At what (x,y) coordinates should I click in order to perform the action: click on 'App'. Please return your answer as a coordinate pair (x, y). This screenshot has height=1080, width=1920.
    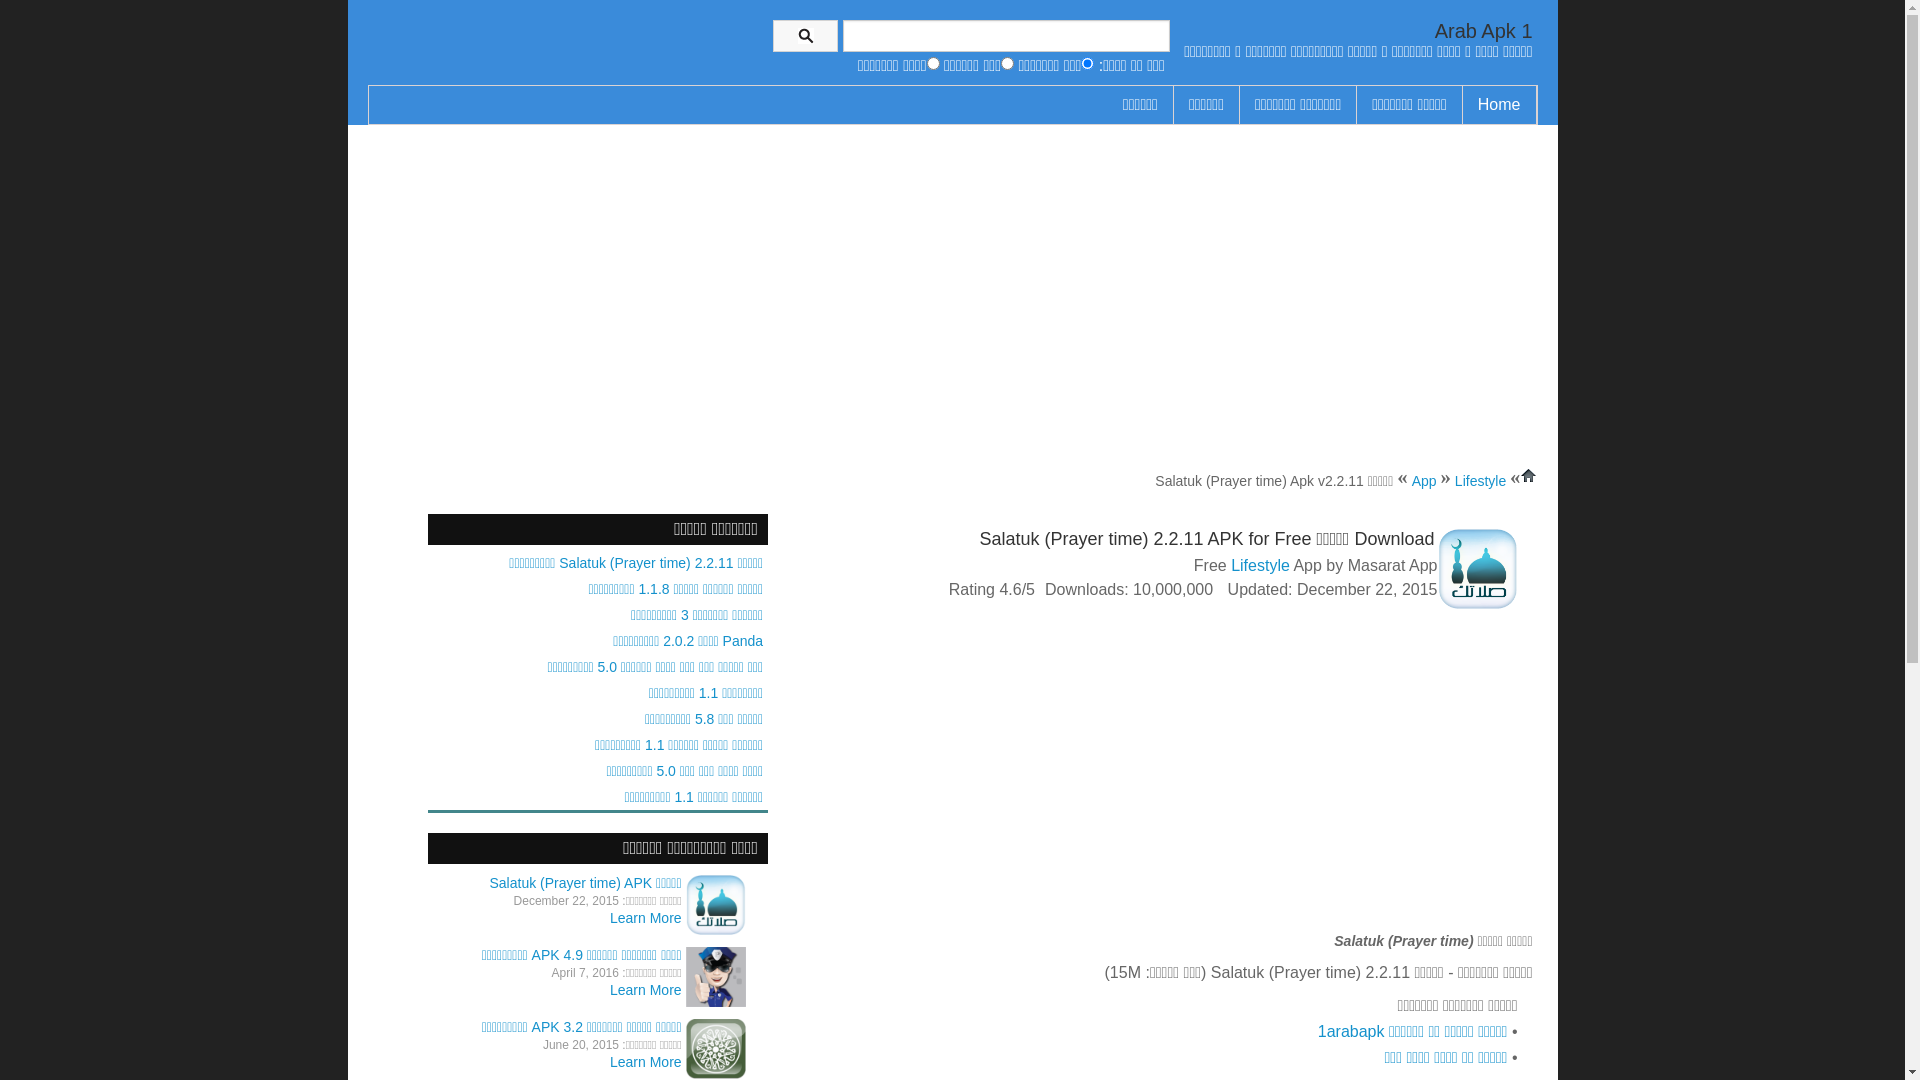
    Looking at the image, I should click on (1410, 481).